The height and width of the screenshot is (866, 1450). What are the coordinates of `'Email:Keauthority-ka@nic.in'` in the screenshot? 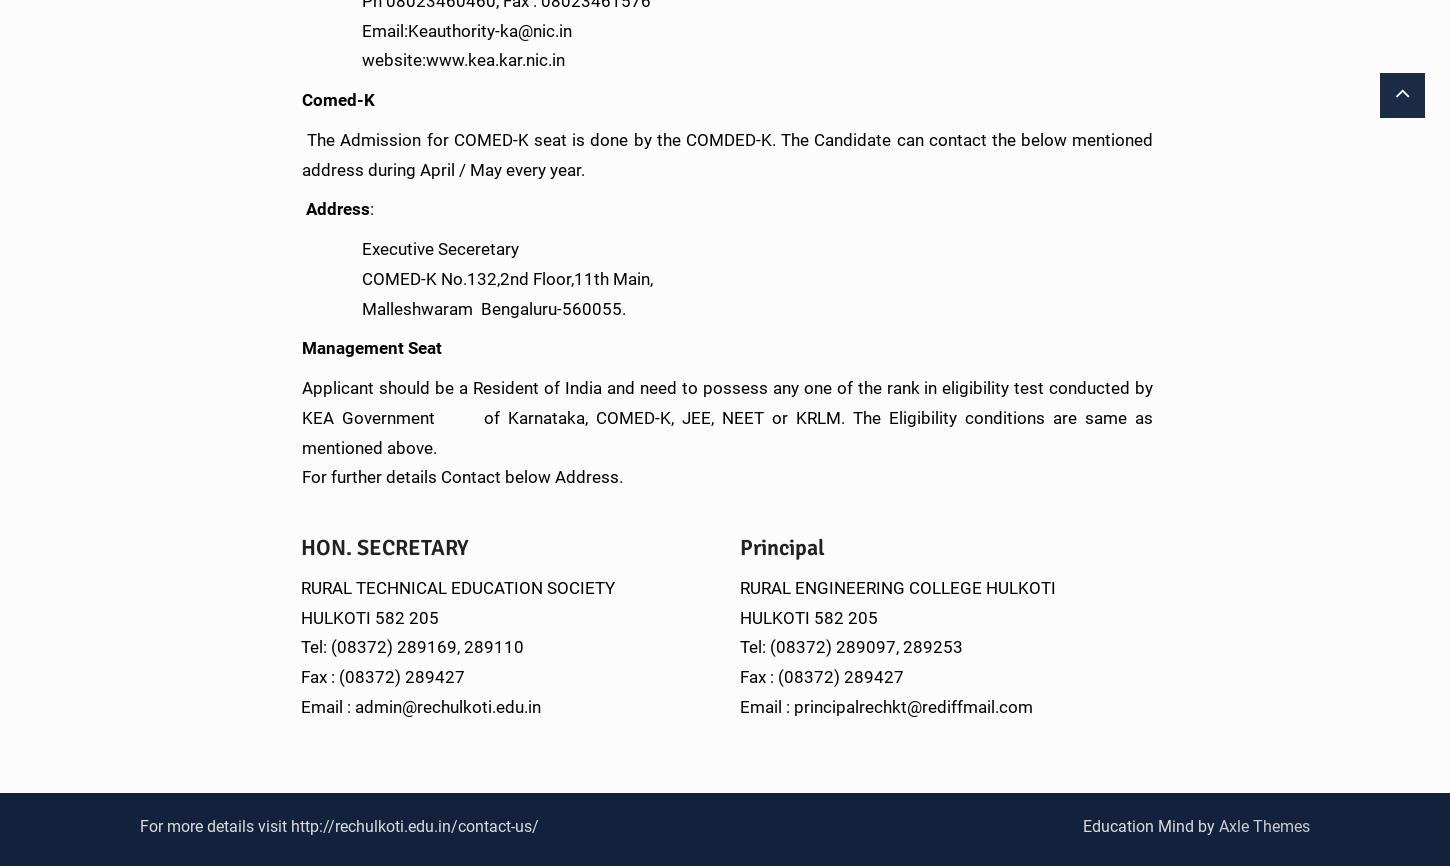 It's located at (302, 29).